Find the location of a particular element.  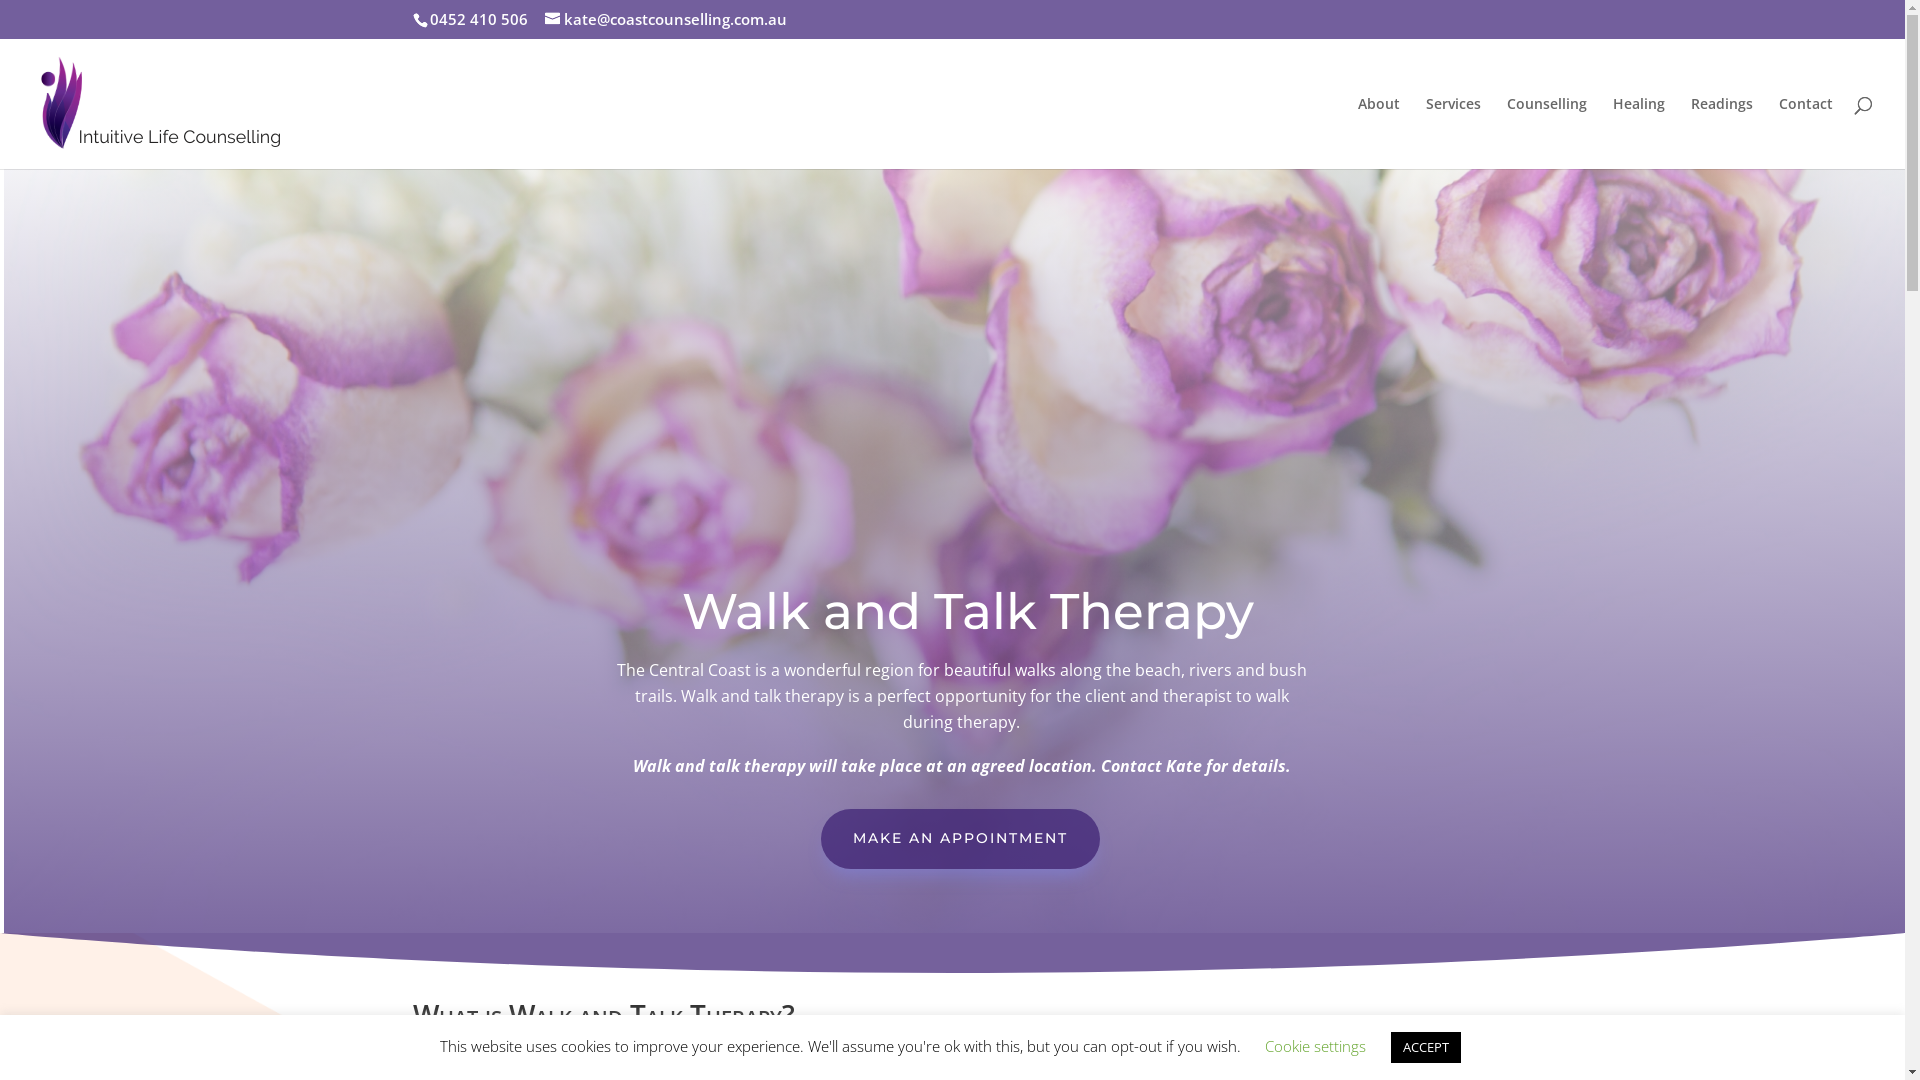

'Services' is located at coordinates (1453, 131).